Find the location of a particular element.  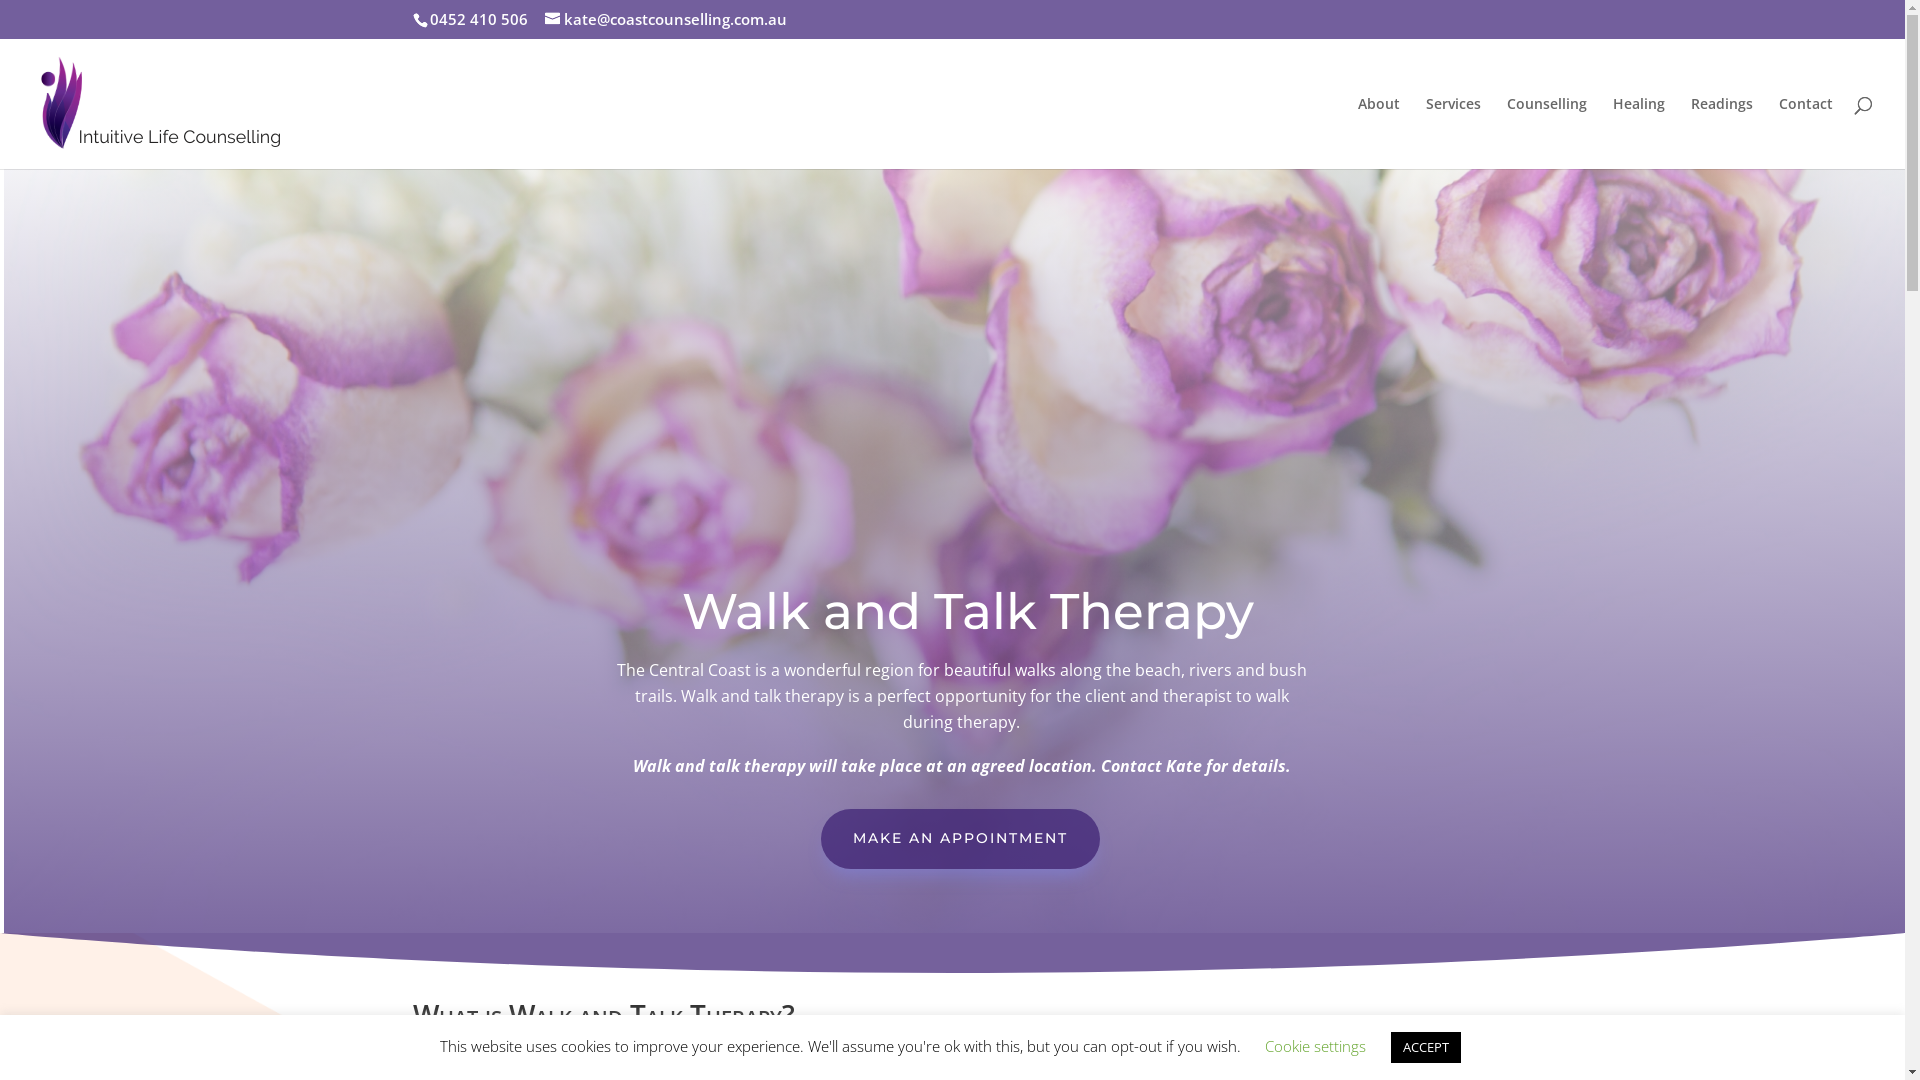

'Services' is located at coordinates (1453, 131).